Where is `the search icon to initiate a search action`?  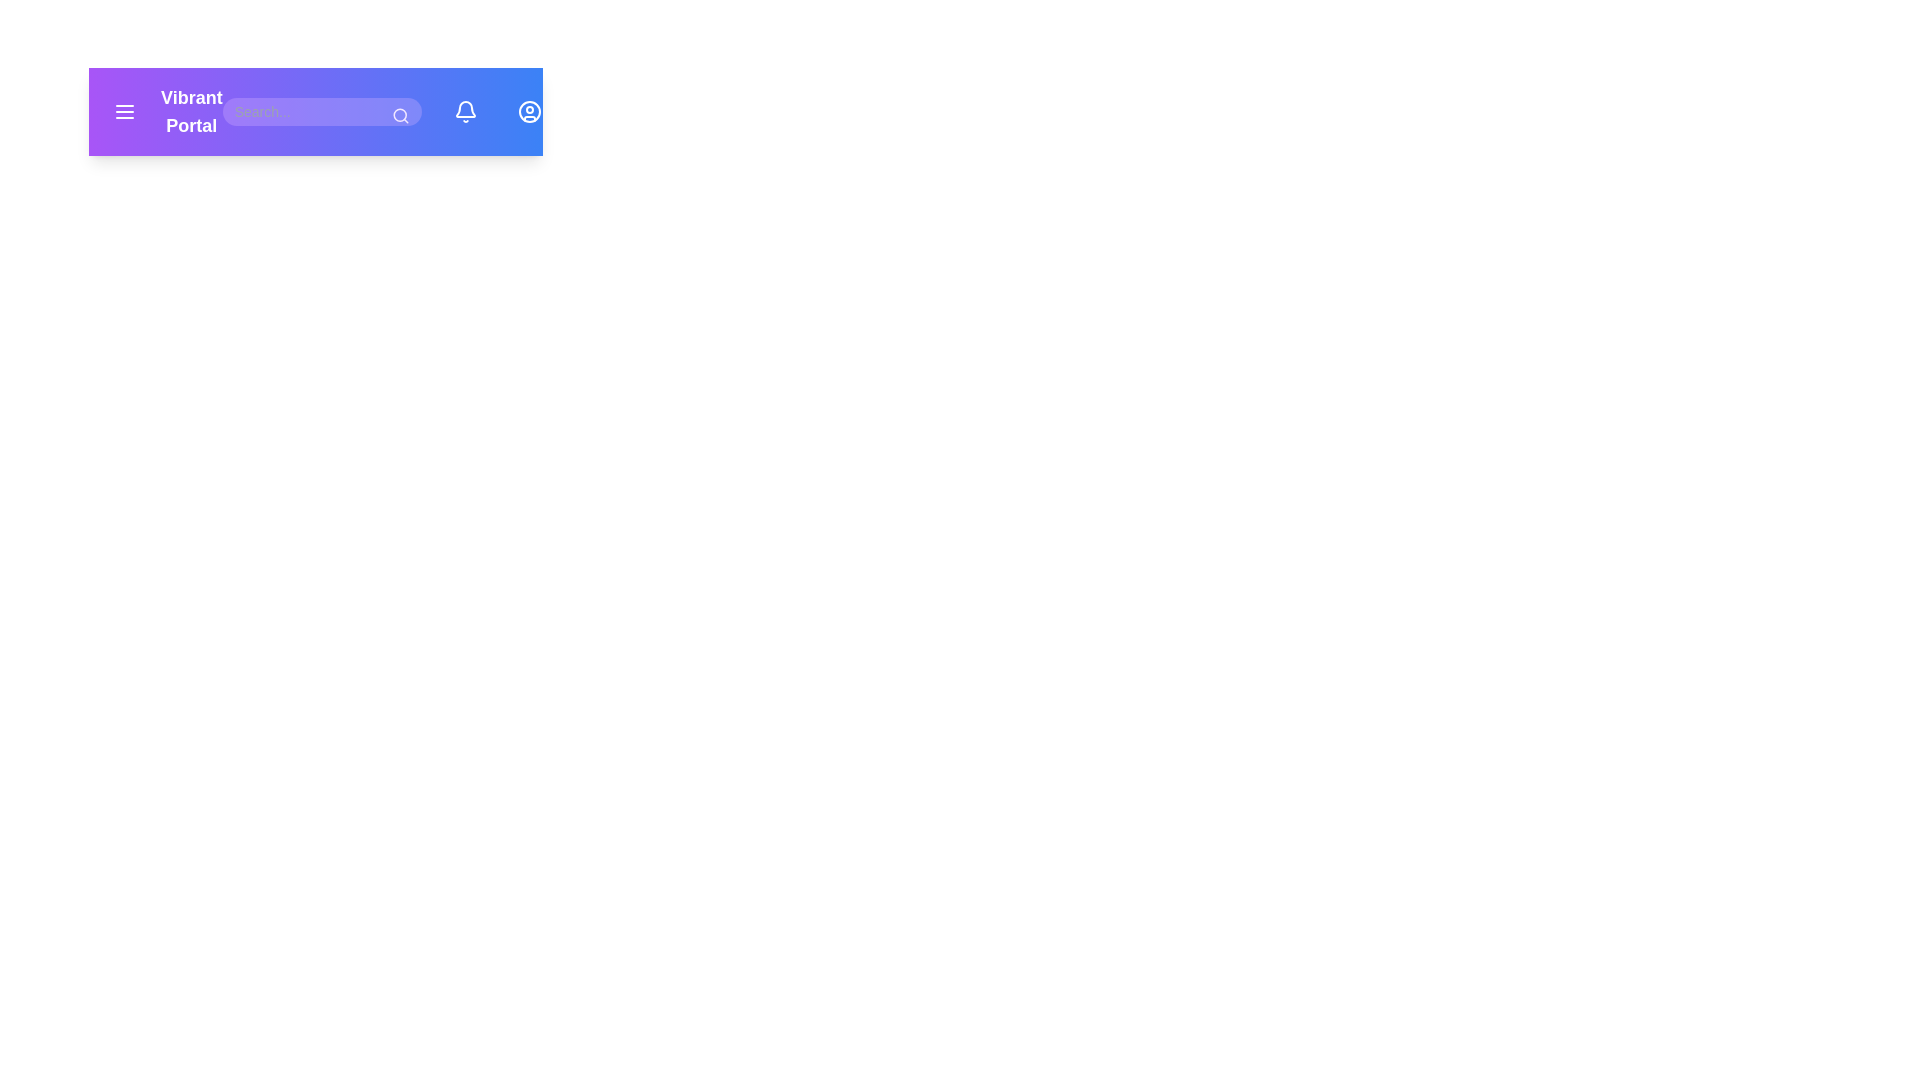 the search icon to initiate a search action is located at coordinates (399, 115).